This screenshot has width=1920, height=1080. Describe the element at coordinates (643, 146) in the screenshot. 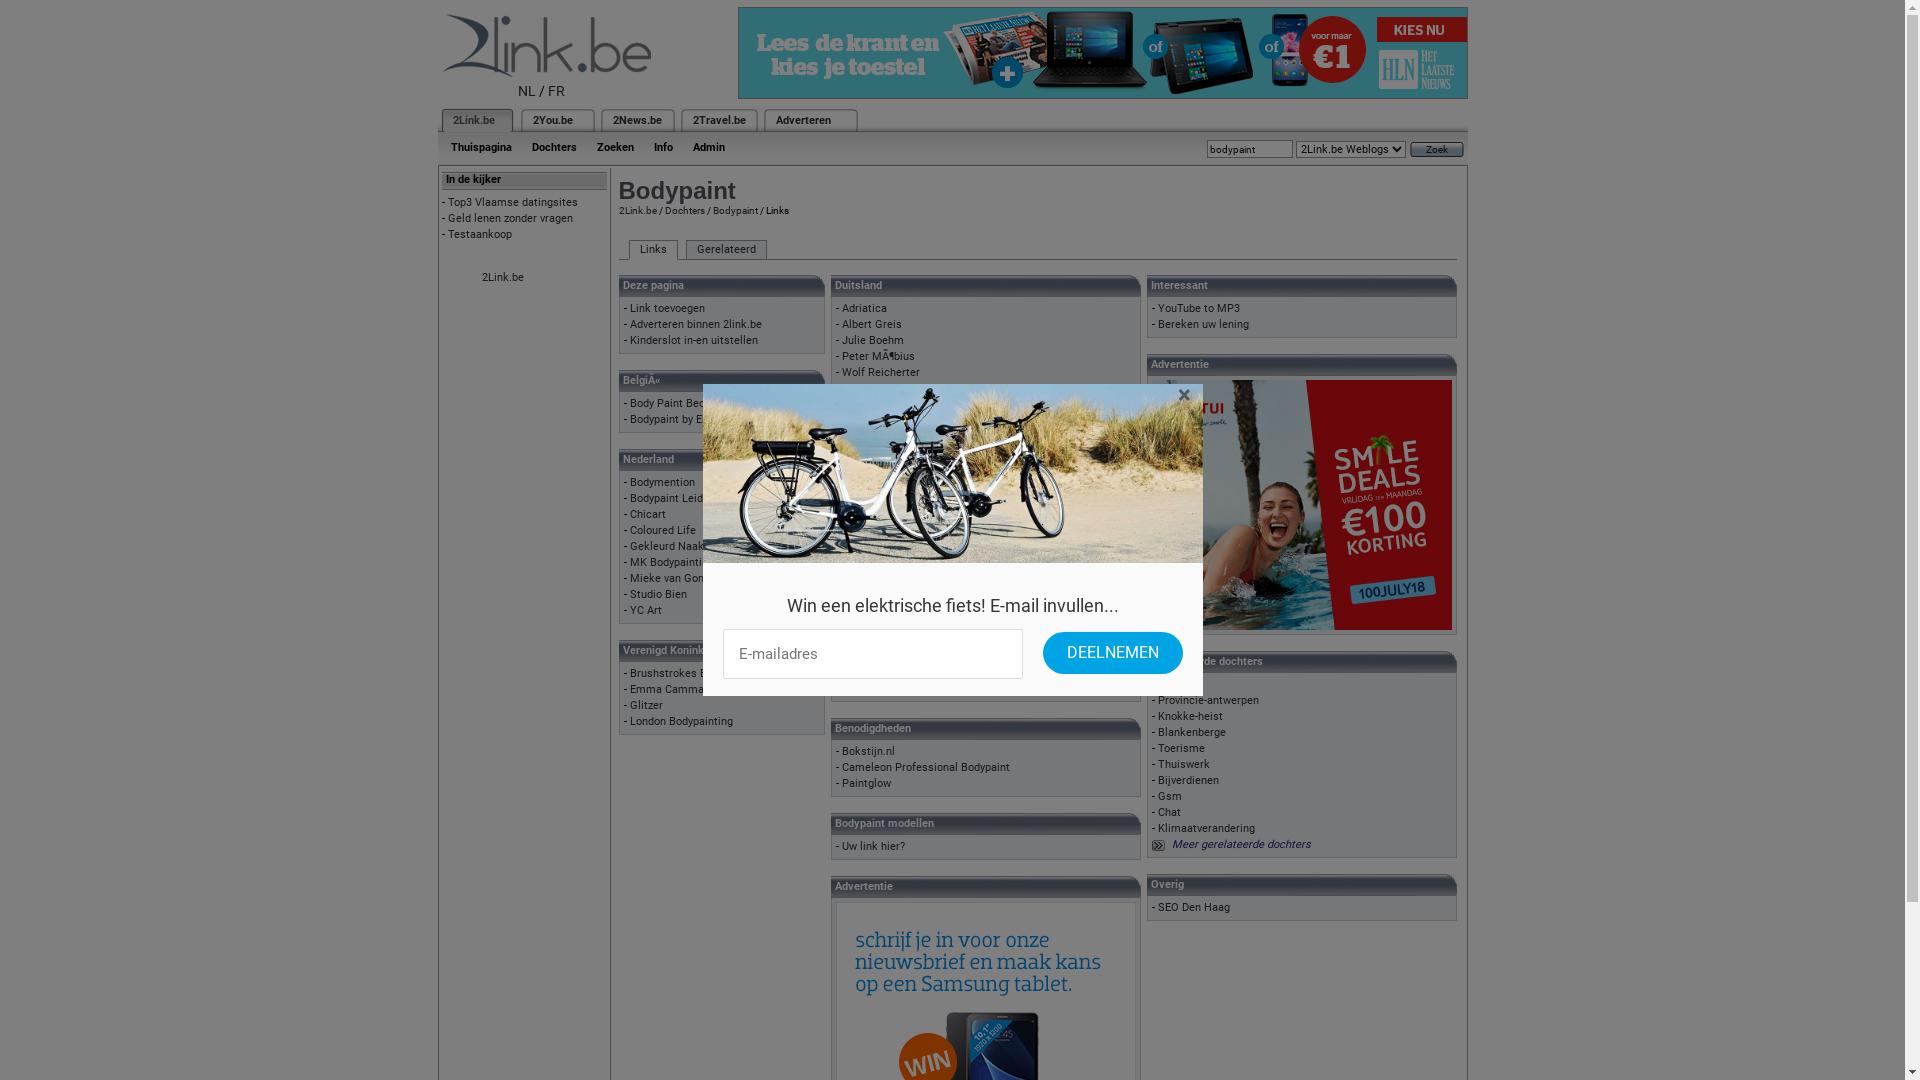

I see `'Info'` at that location.